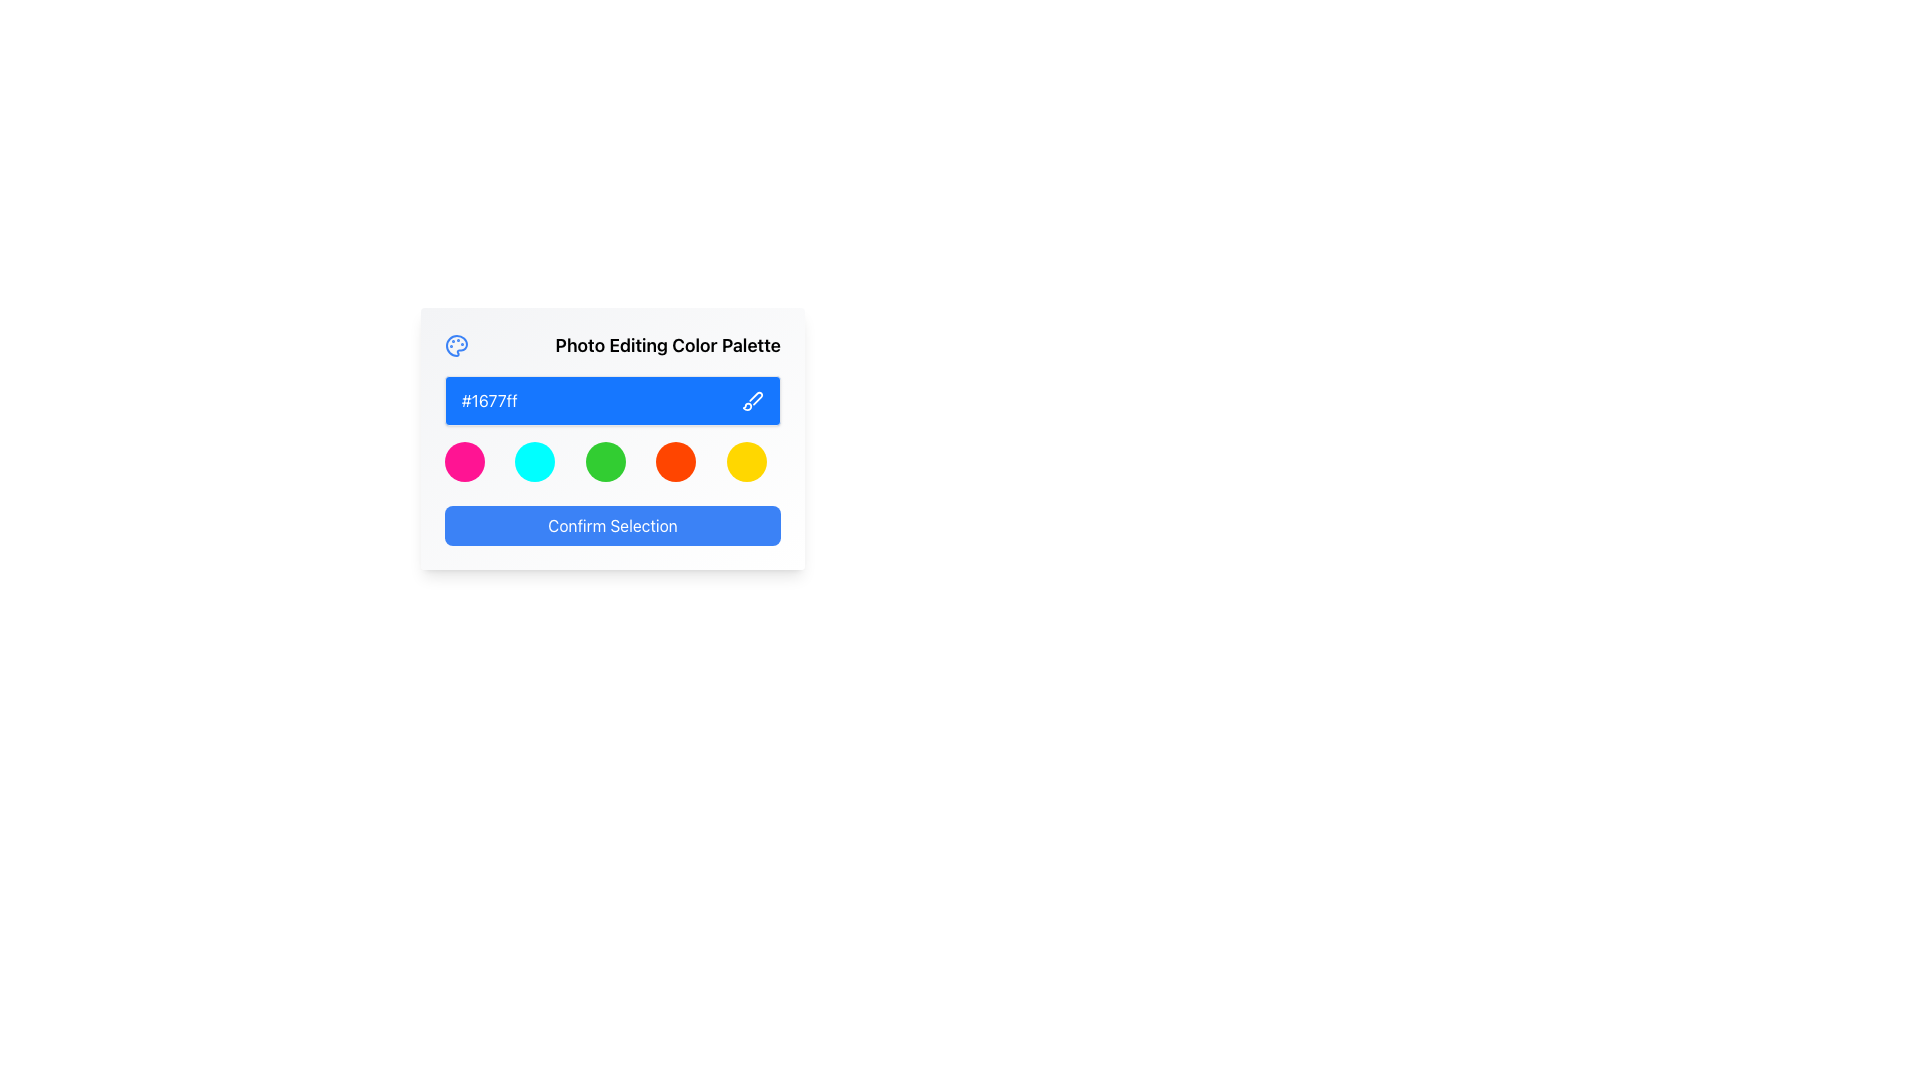 The image size is (1920, 1080). What do you see at coordinates (612, 345) in the screenshot?
I see `the Text label with an accompanying icon at the top of the card, which indicates photo editing and color selection controls` at bounding box center [612, 345].